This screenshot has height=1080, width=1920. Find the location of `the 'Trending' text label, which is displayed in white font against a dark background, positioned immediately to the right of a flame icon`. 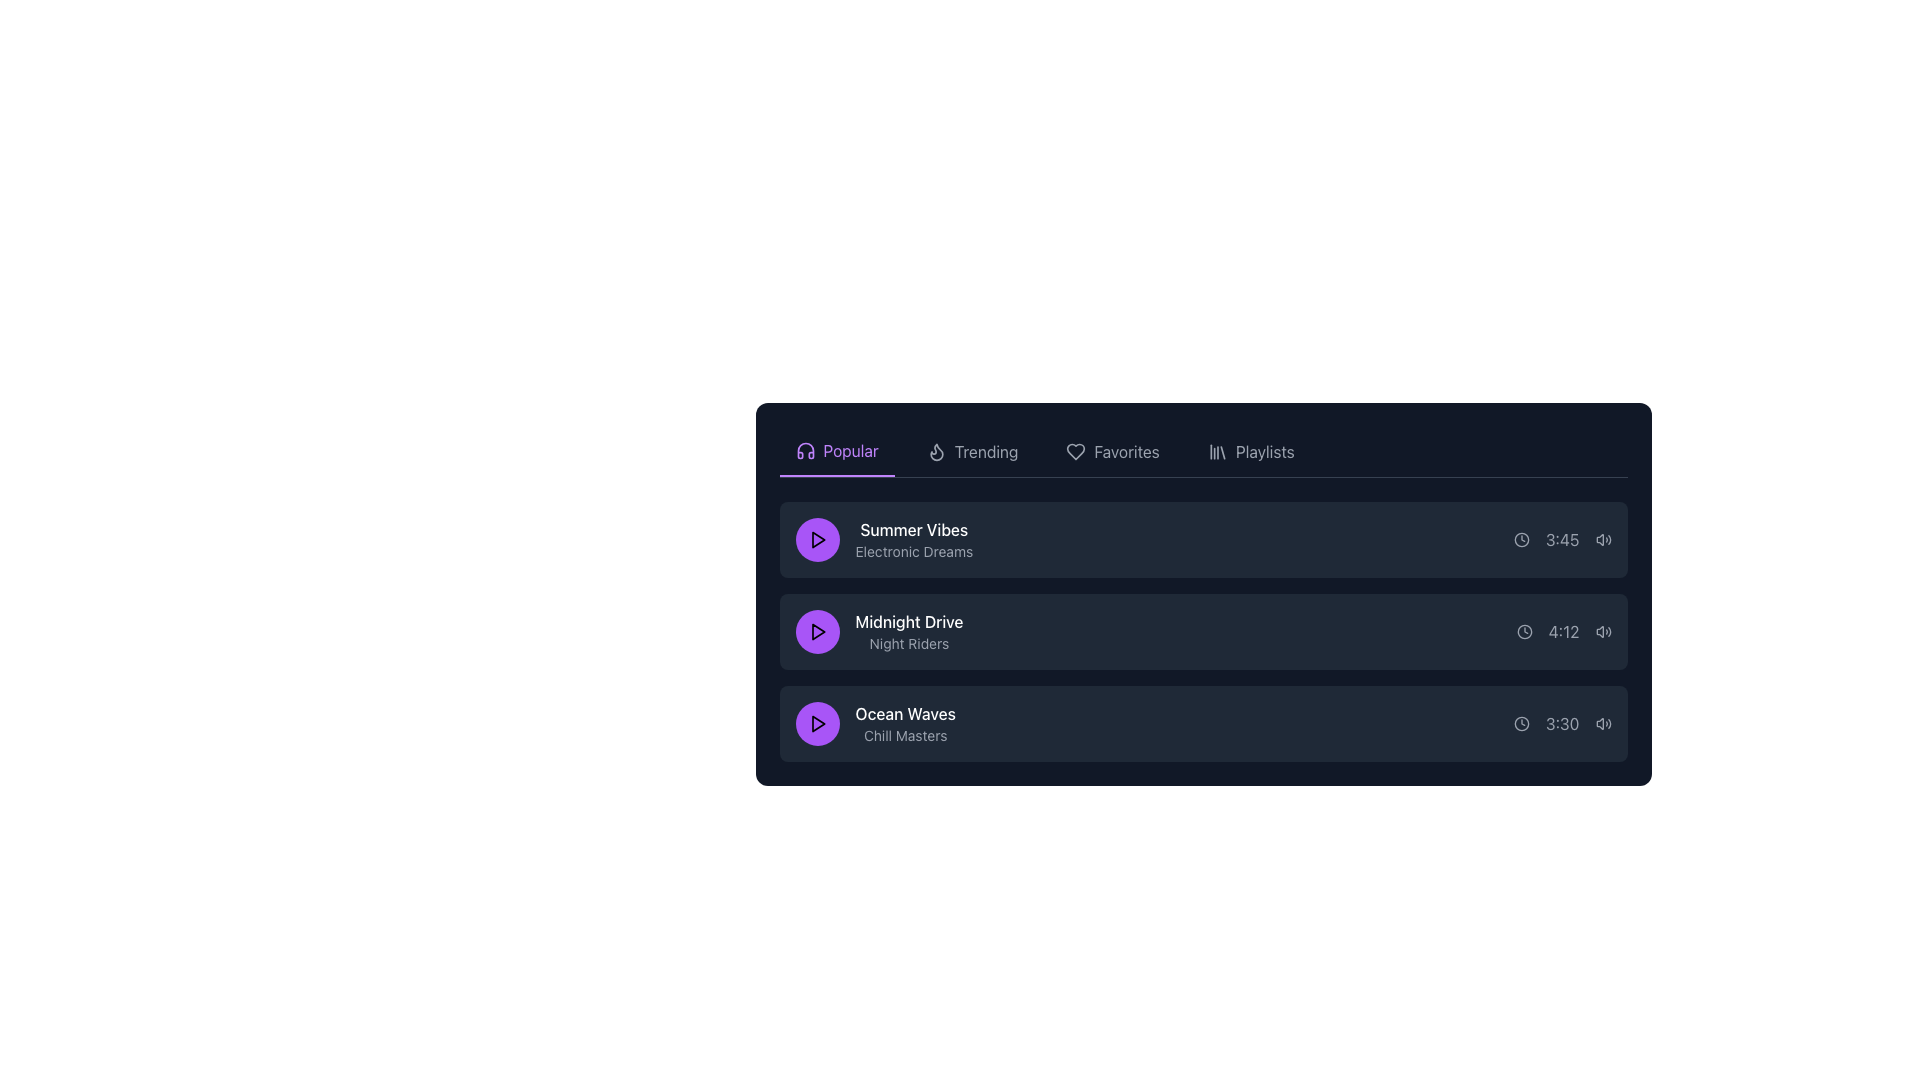

the 'Trending' text label, which is displayed in white font against a dark background, positioned immediately to the right of a flame icon is located at coordinates (986, 451).